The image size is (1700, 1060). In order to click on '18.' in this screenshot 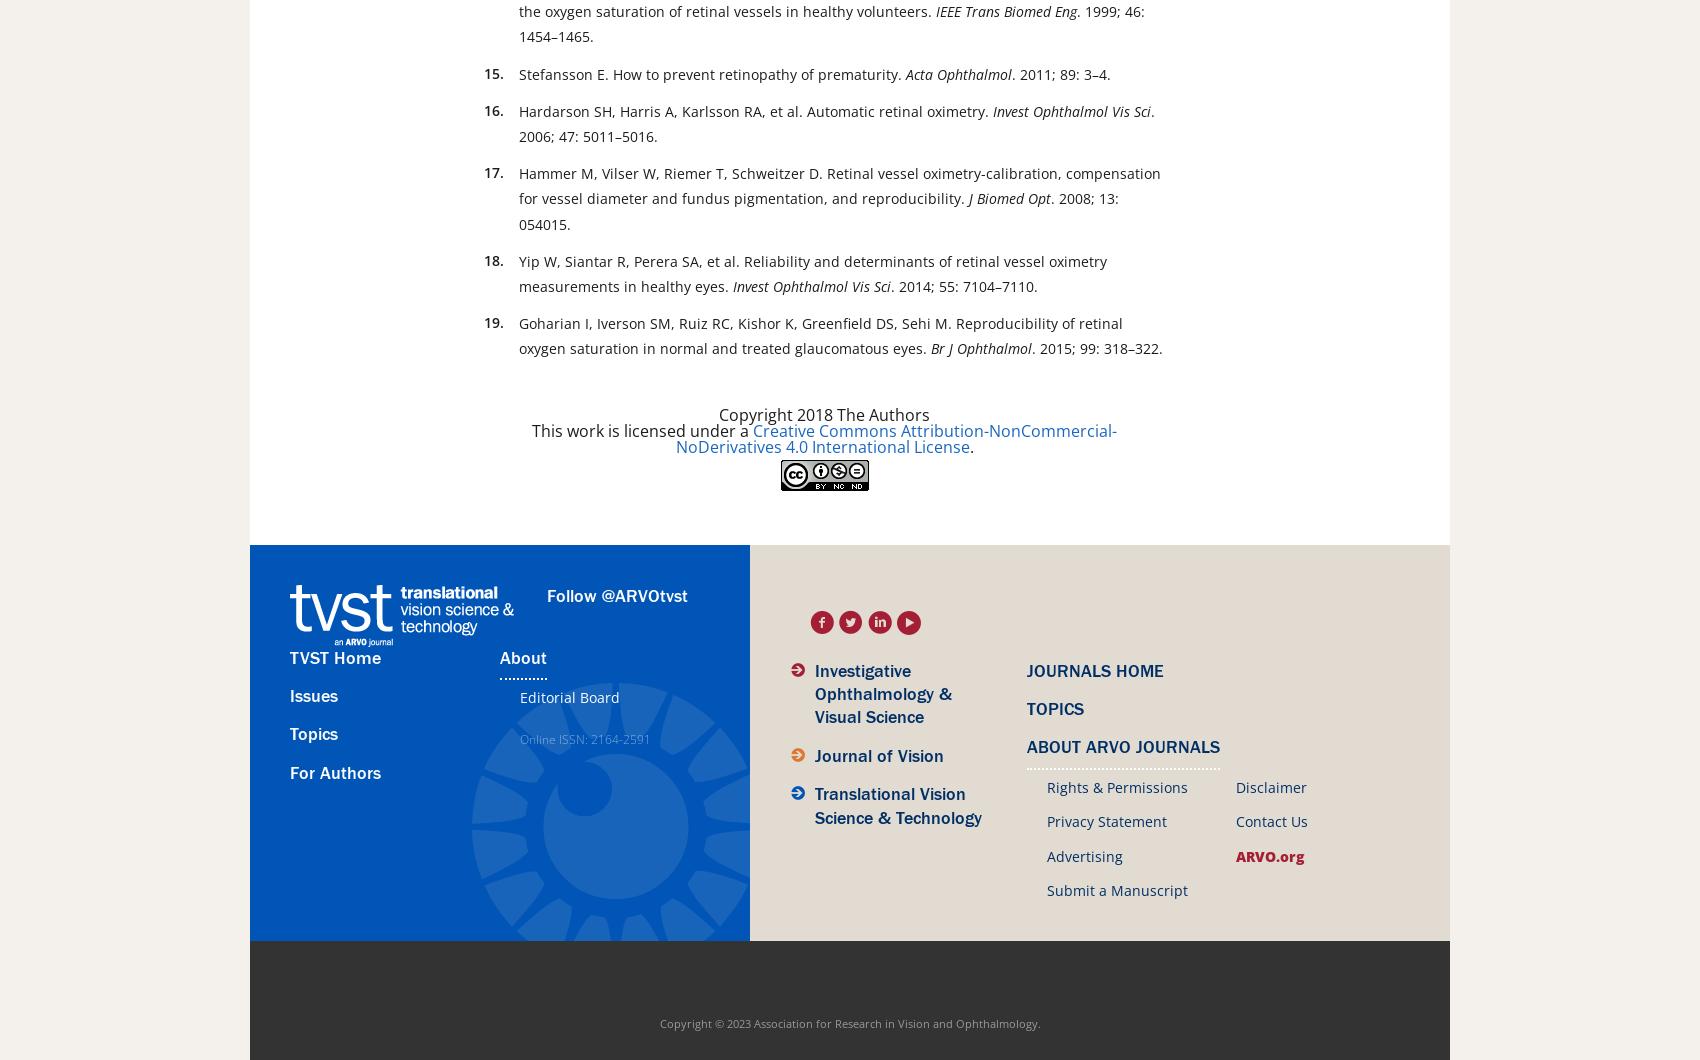, I will do `click(483, 258)`.